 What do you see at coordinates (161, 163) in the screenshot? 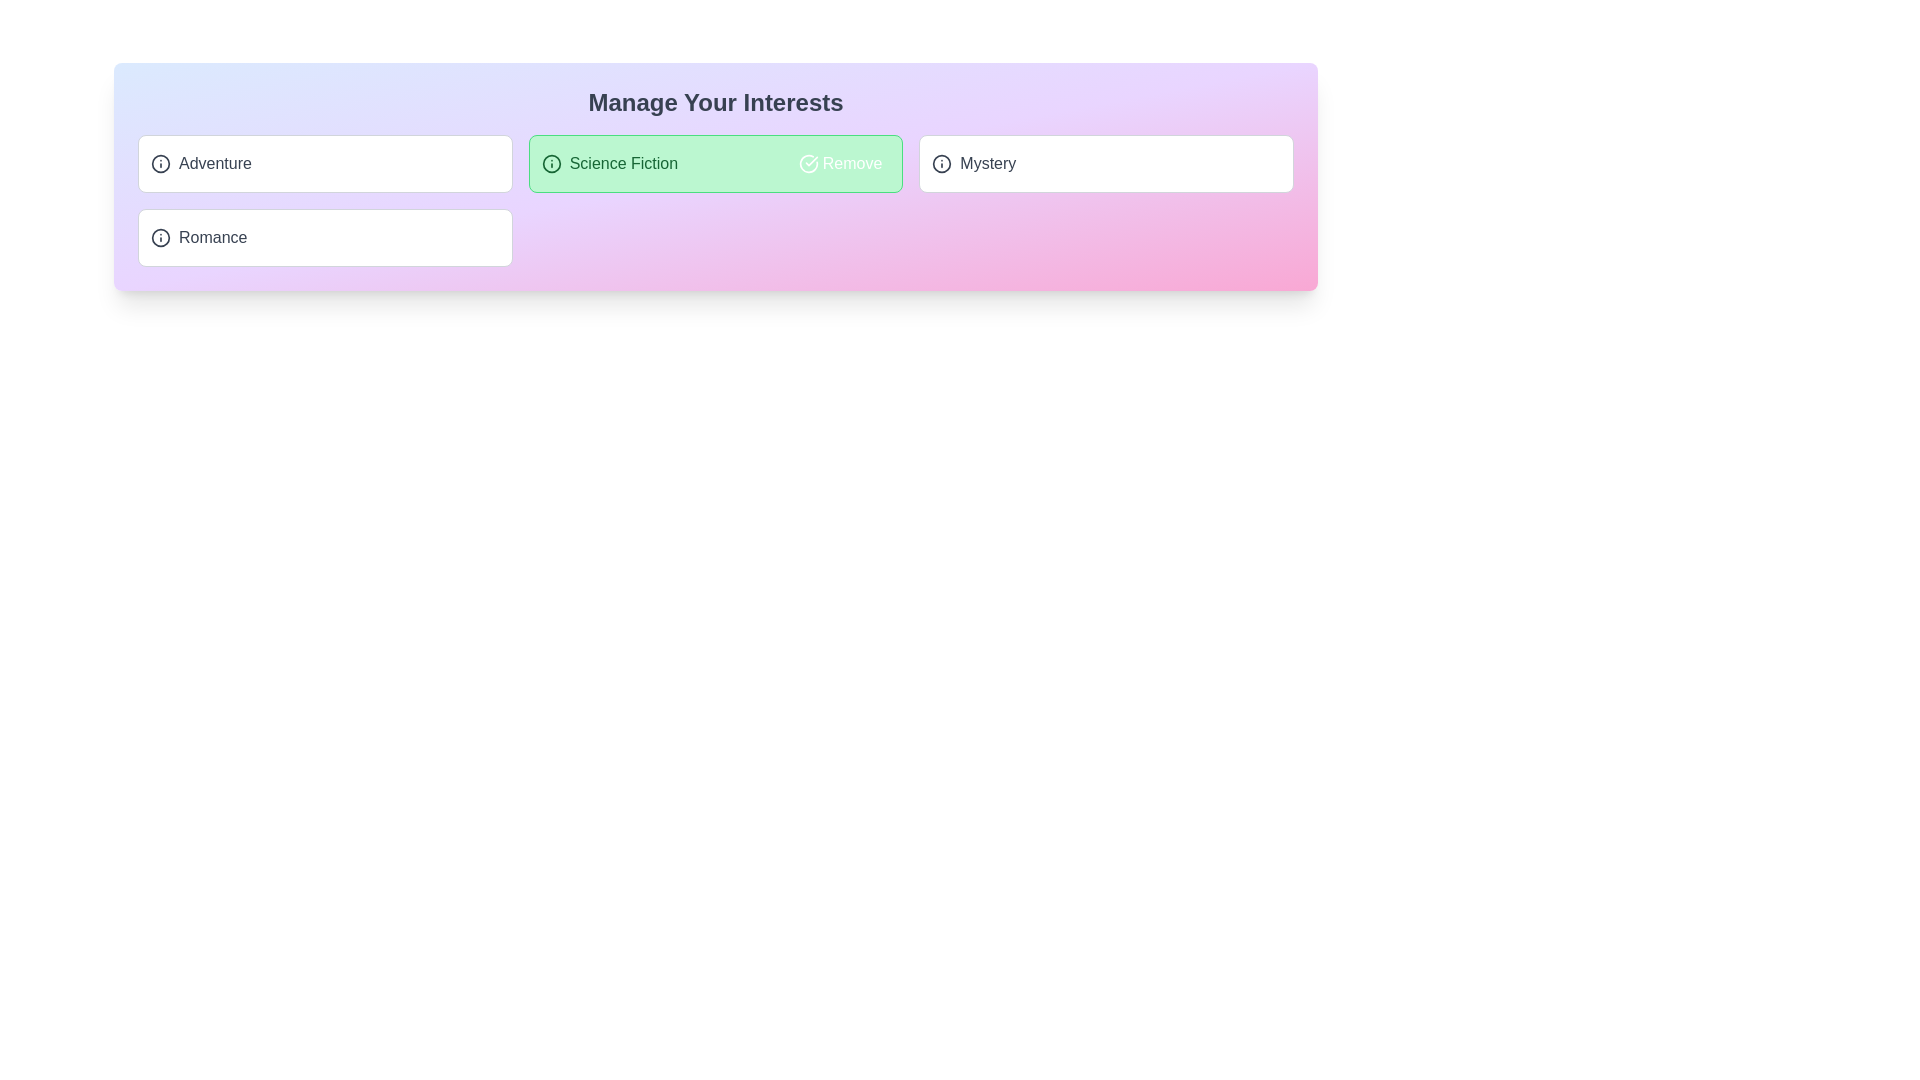
I see `the information icon for the tag 'Adventure' to read its description` at bounding box center [161, 163].